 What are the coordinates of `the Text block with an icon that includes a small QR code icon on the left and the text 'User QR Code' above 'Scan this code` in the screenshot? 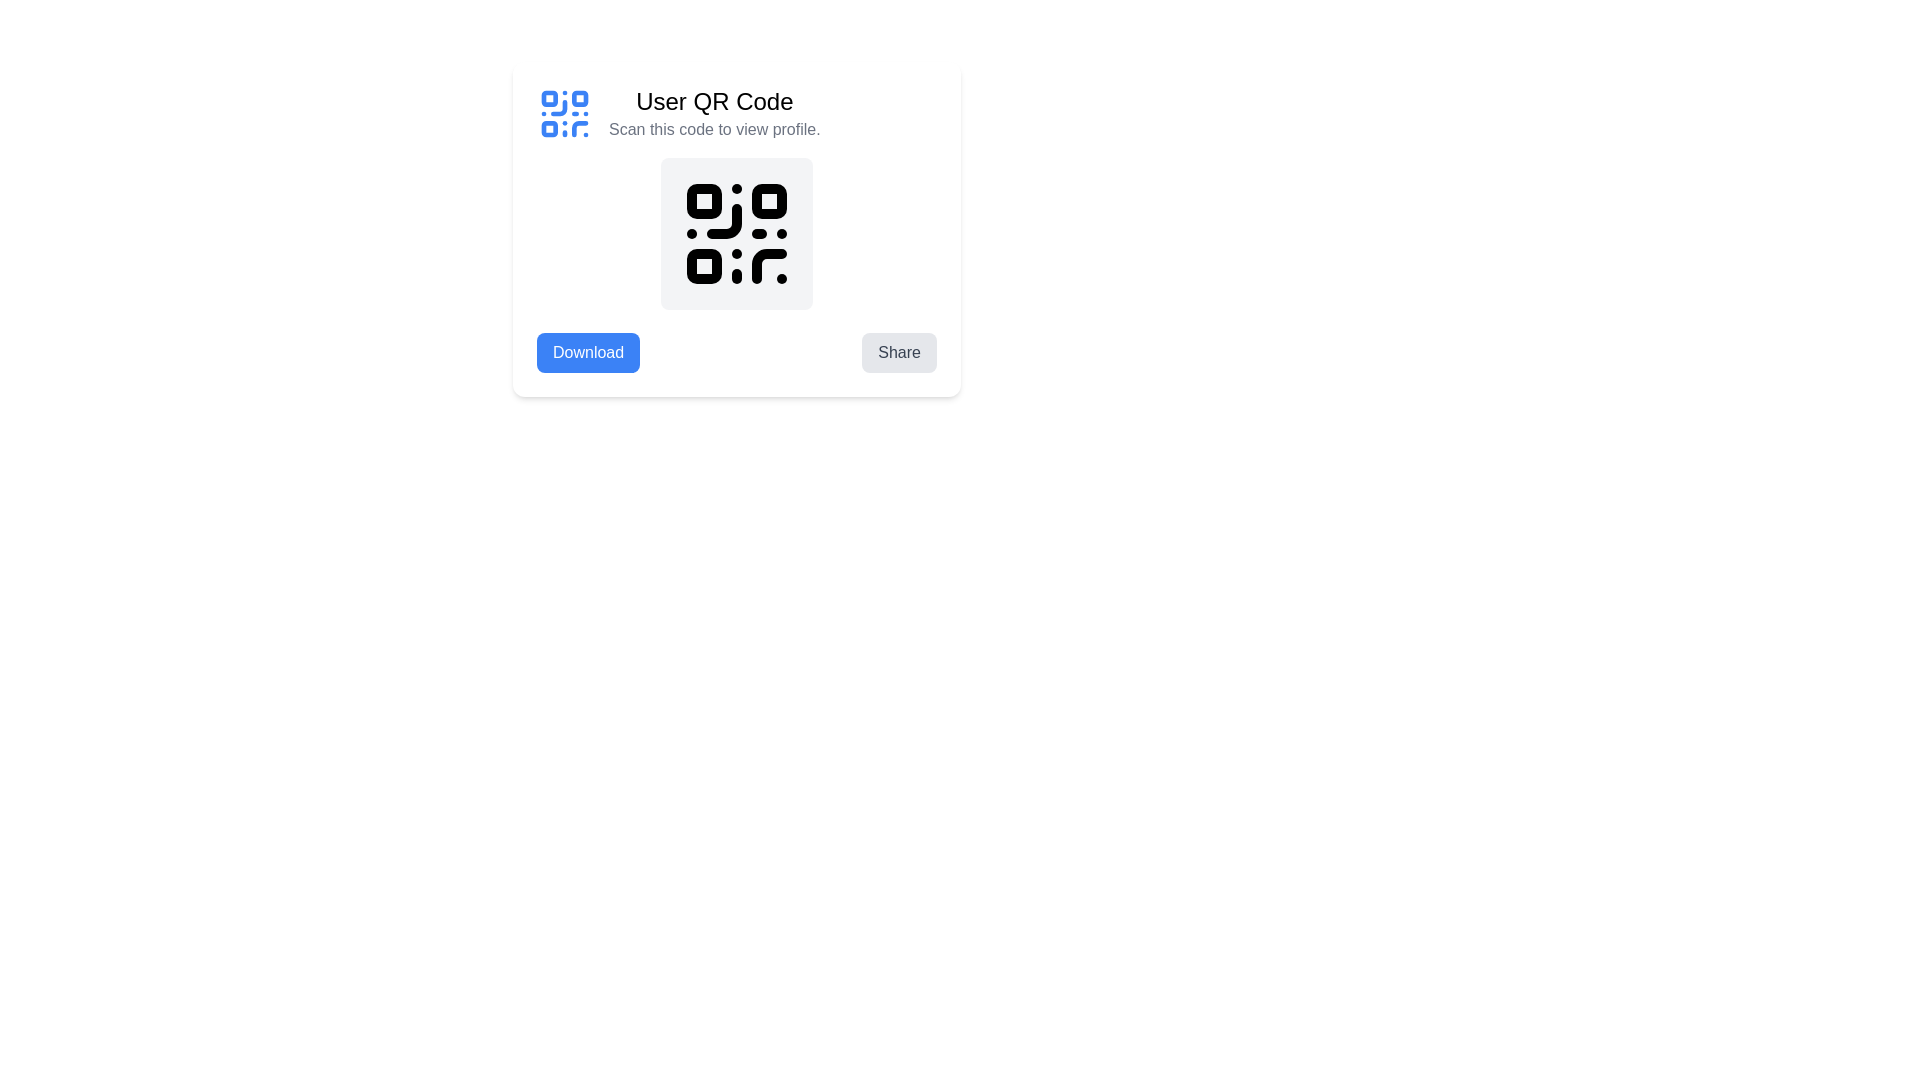 It's located at (736, 114).